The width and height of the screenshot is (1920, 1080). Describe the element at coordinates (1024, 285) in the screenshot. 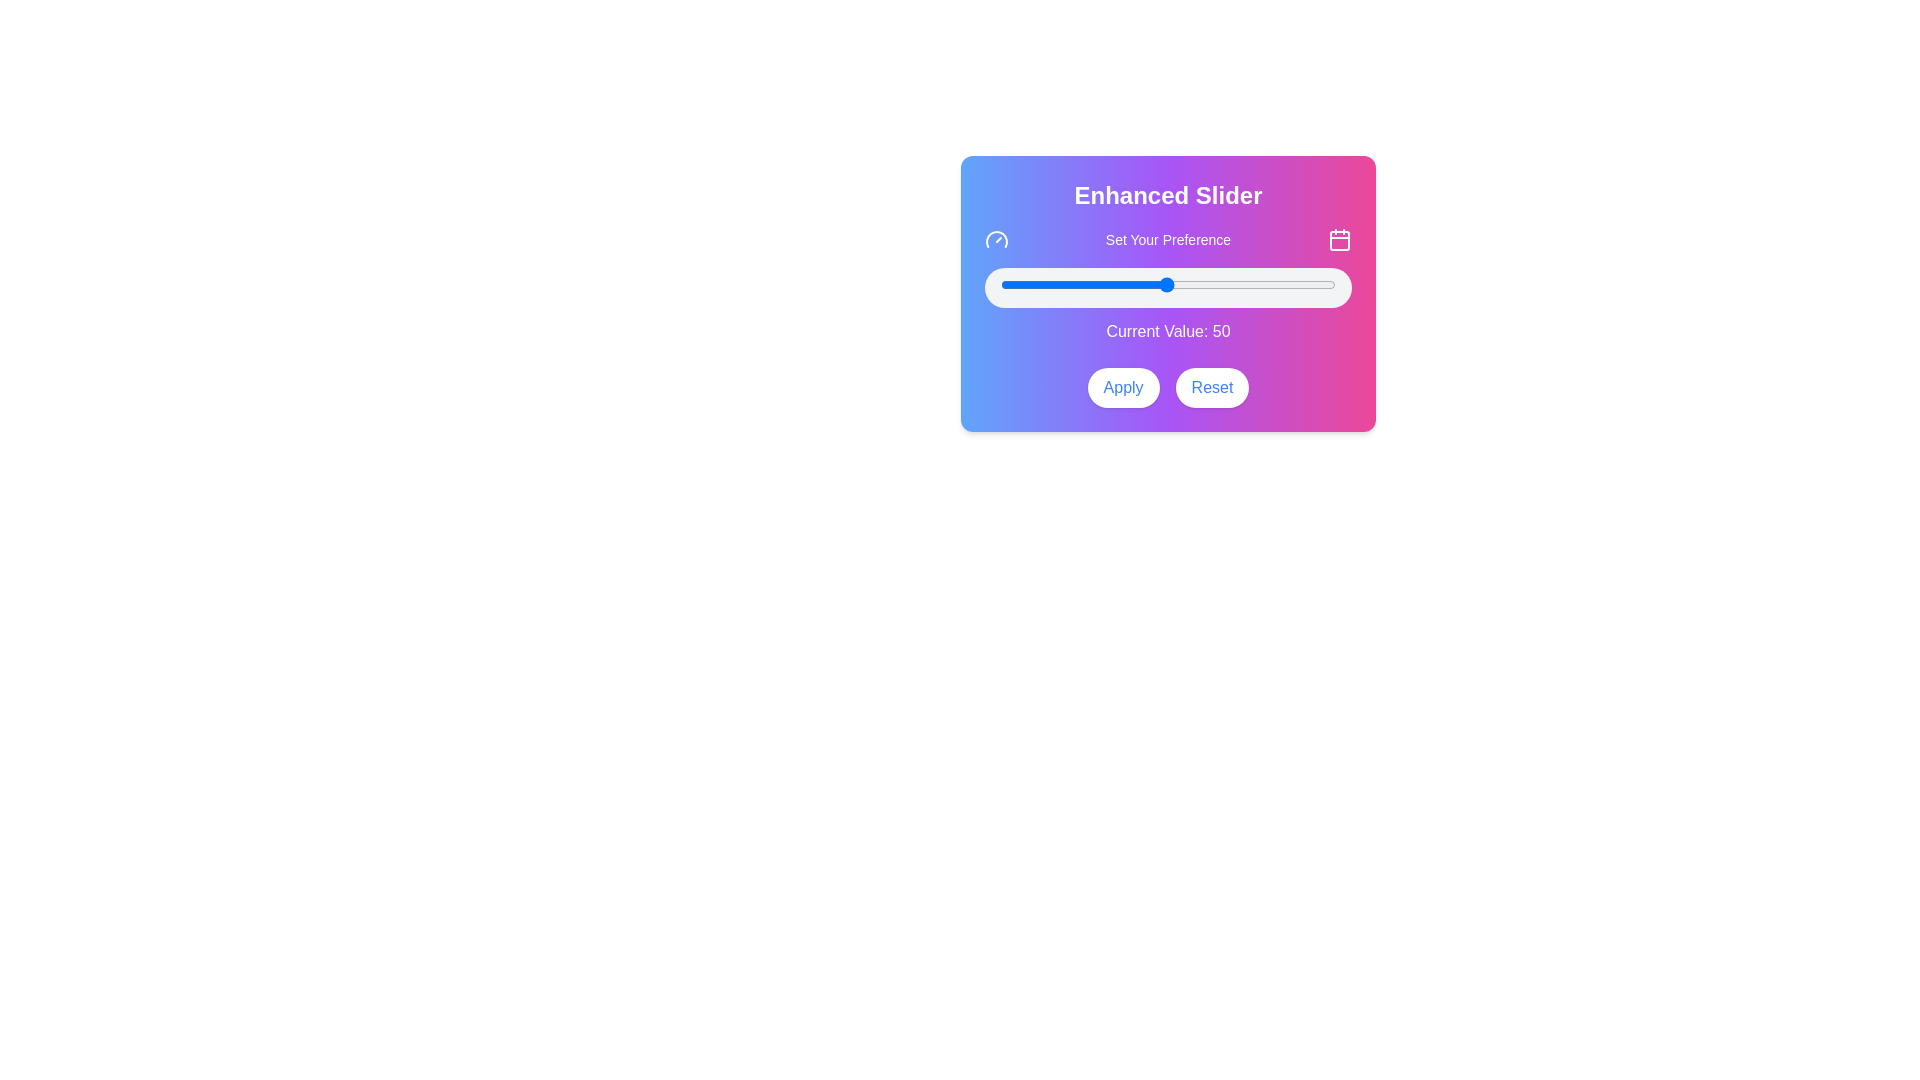

I see `the slider value` at that location.